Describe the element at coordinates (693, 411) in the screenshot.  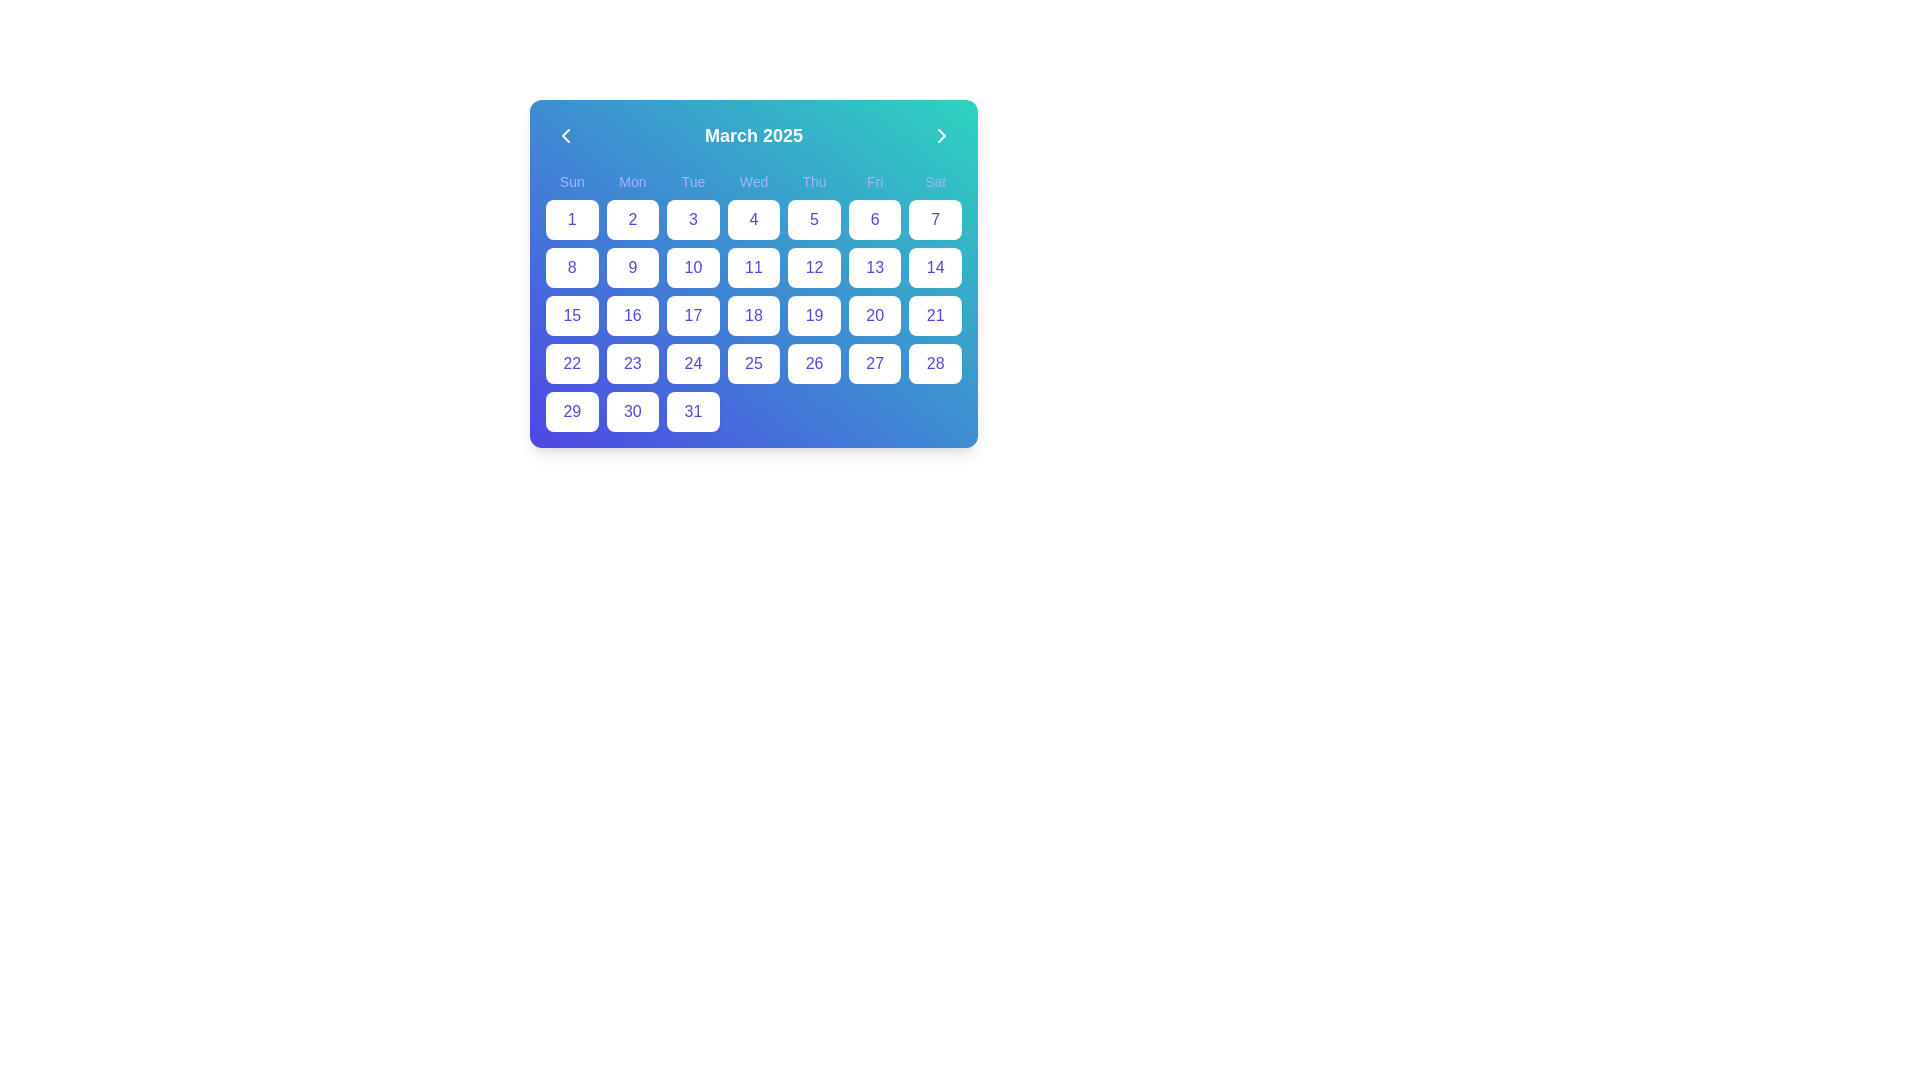
I see `the button displaying '31' with a white background and blue text` at that location.